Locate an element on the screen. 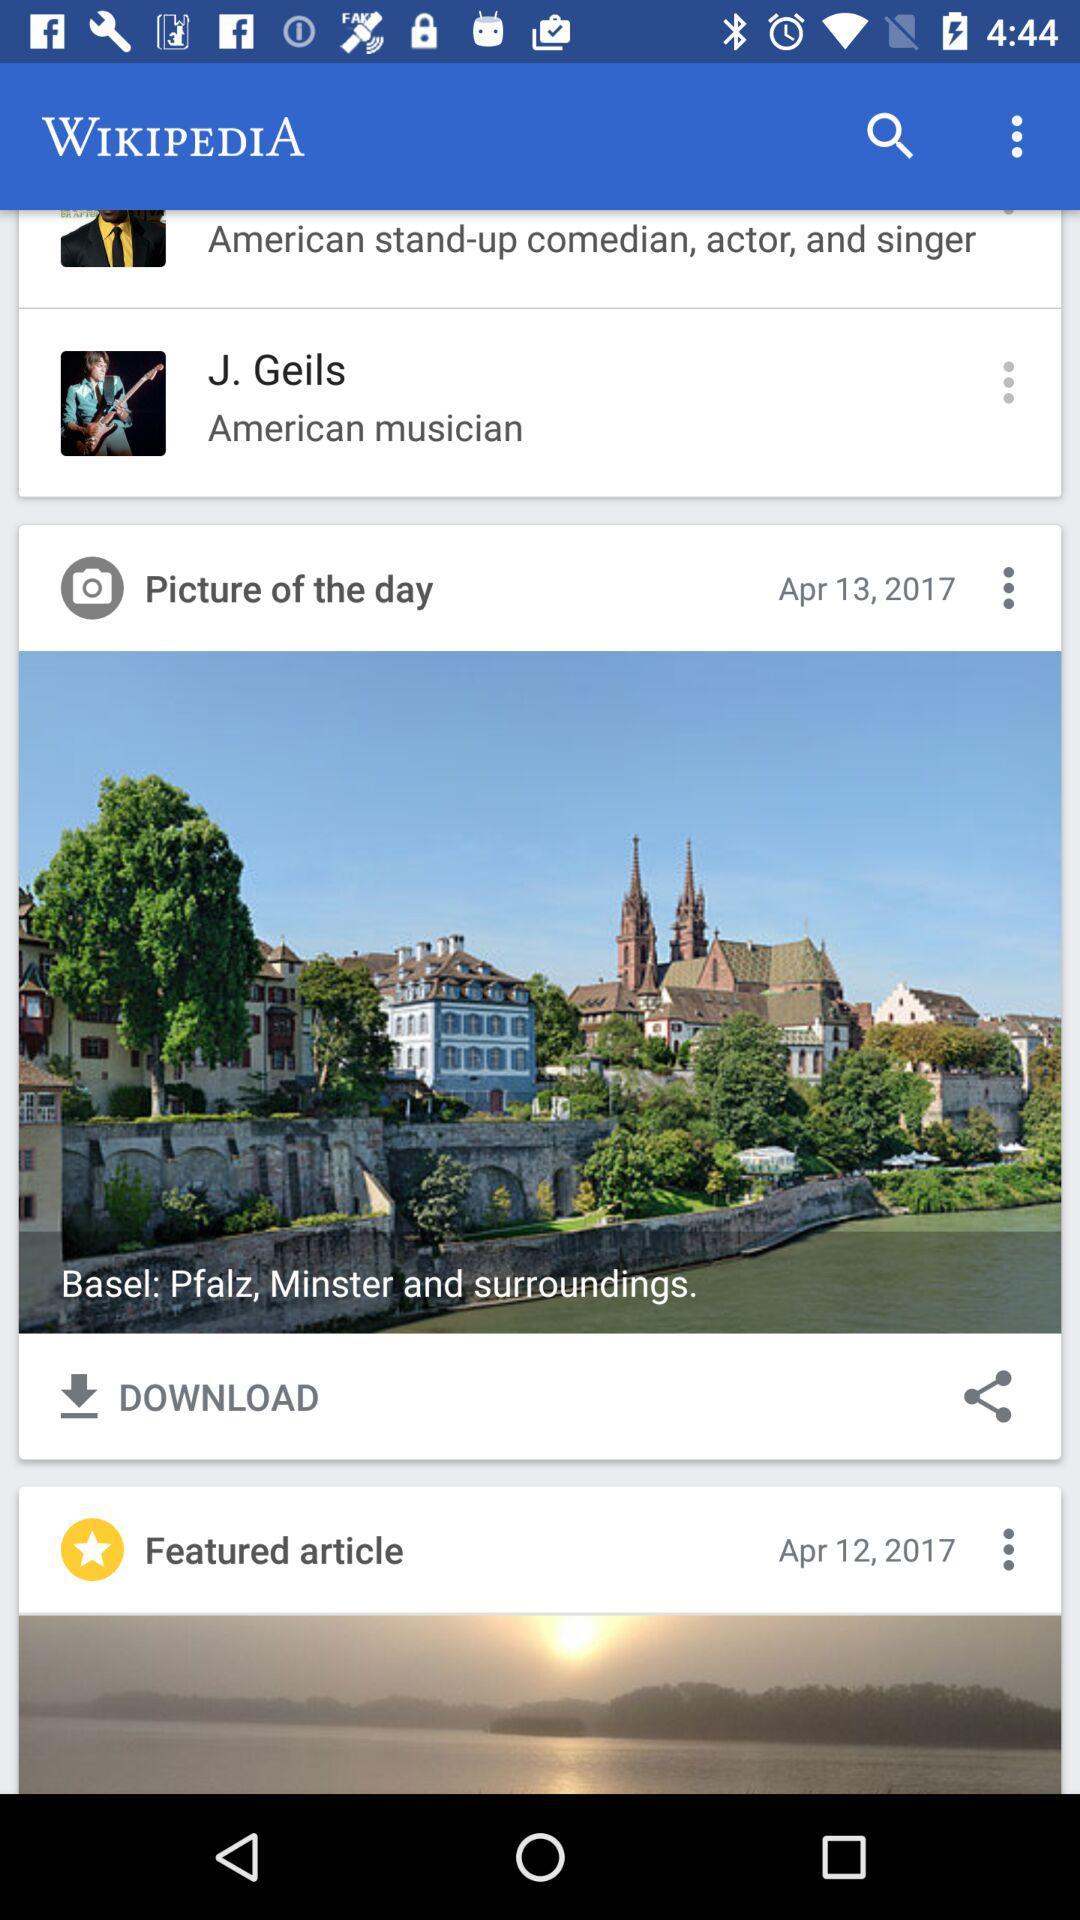 This screenshot has width=1080, height=1920. search icon is located at coordinates (890, 136).